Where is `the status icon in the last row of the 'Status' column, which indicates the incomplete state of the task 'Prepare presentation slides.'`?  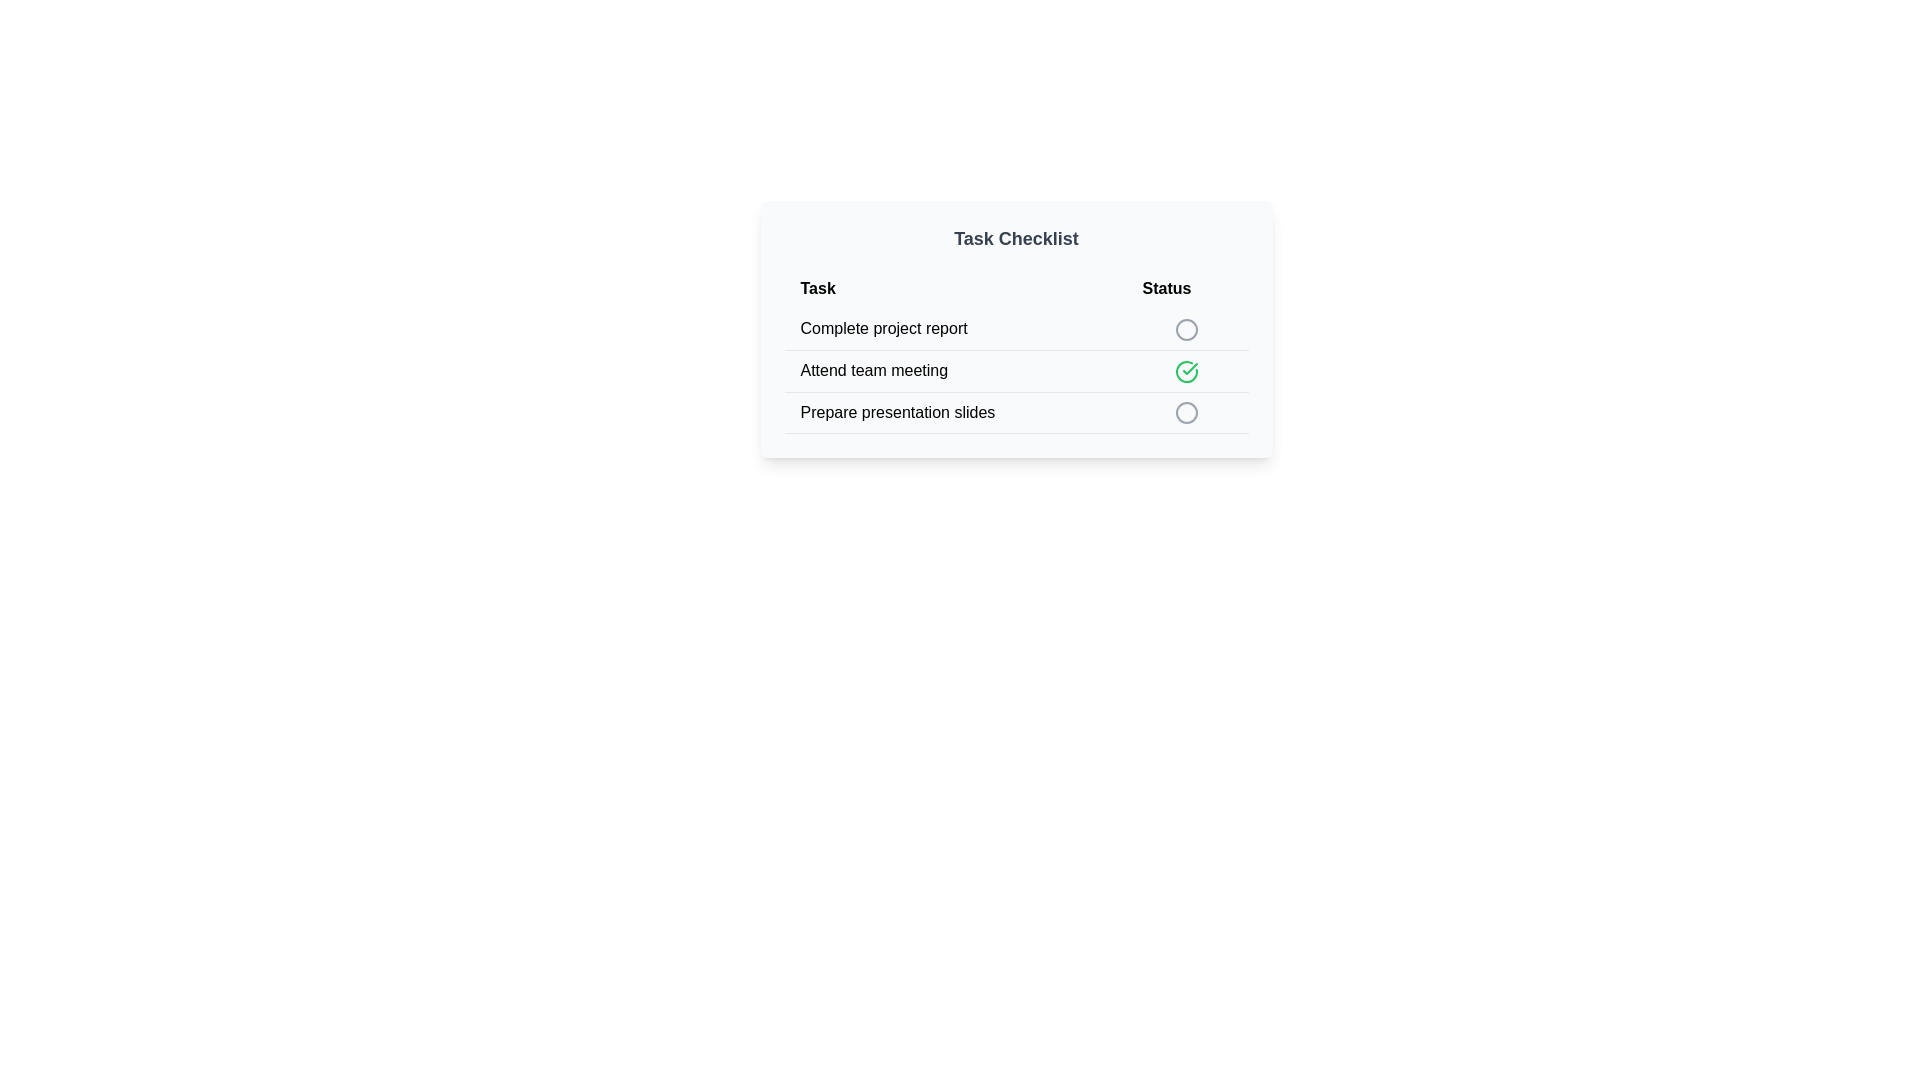
the status icon in the last row of the 'Status' column, which indicates the incomplete state of the task 'Prepare presentation slides.' is located at coordinates (1187, 412).